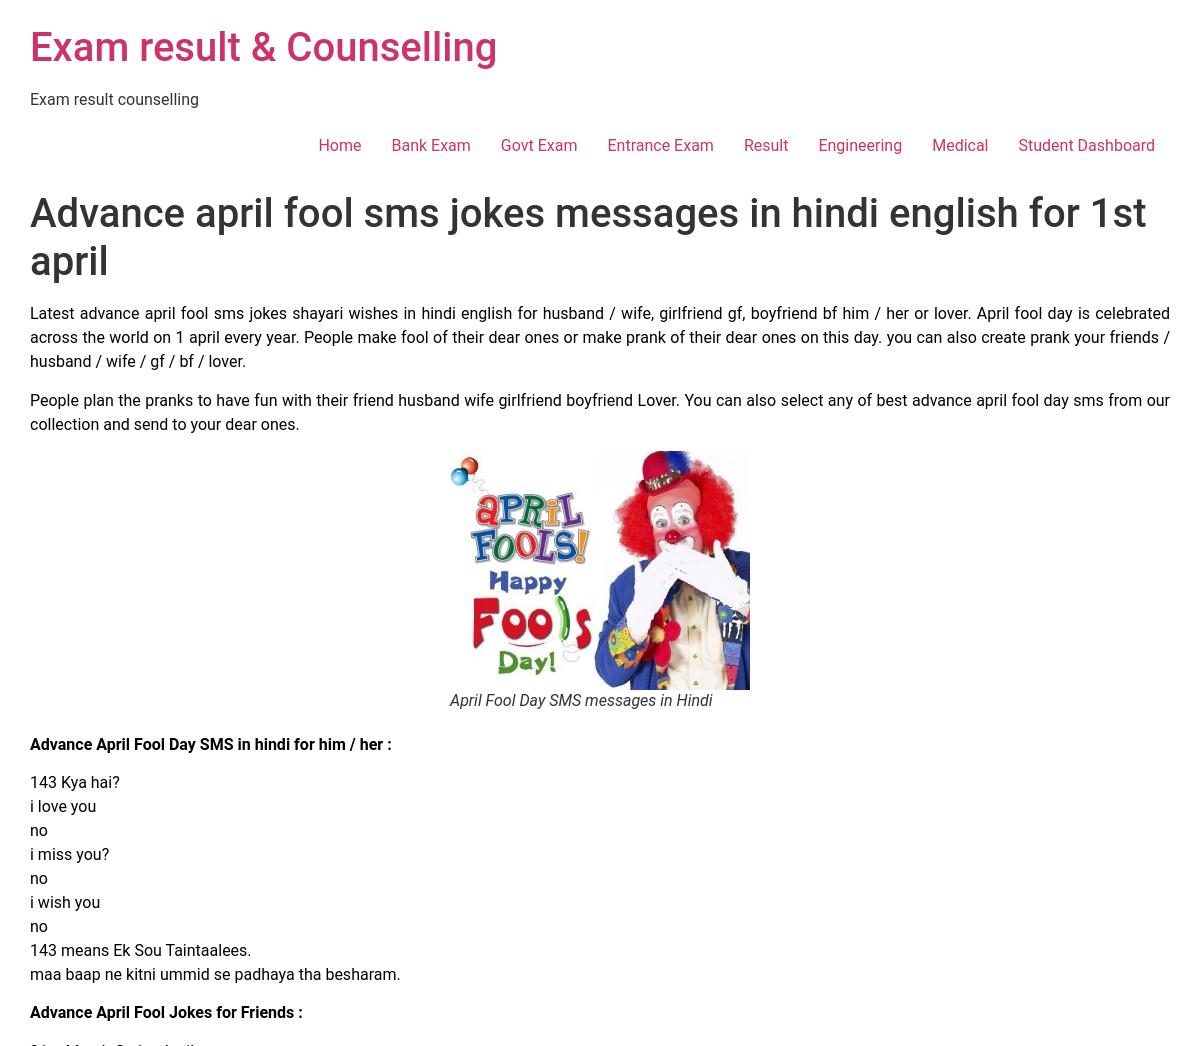  I want to click on '143 means Ek Sou Taintaalees.', so click(140, 948).